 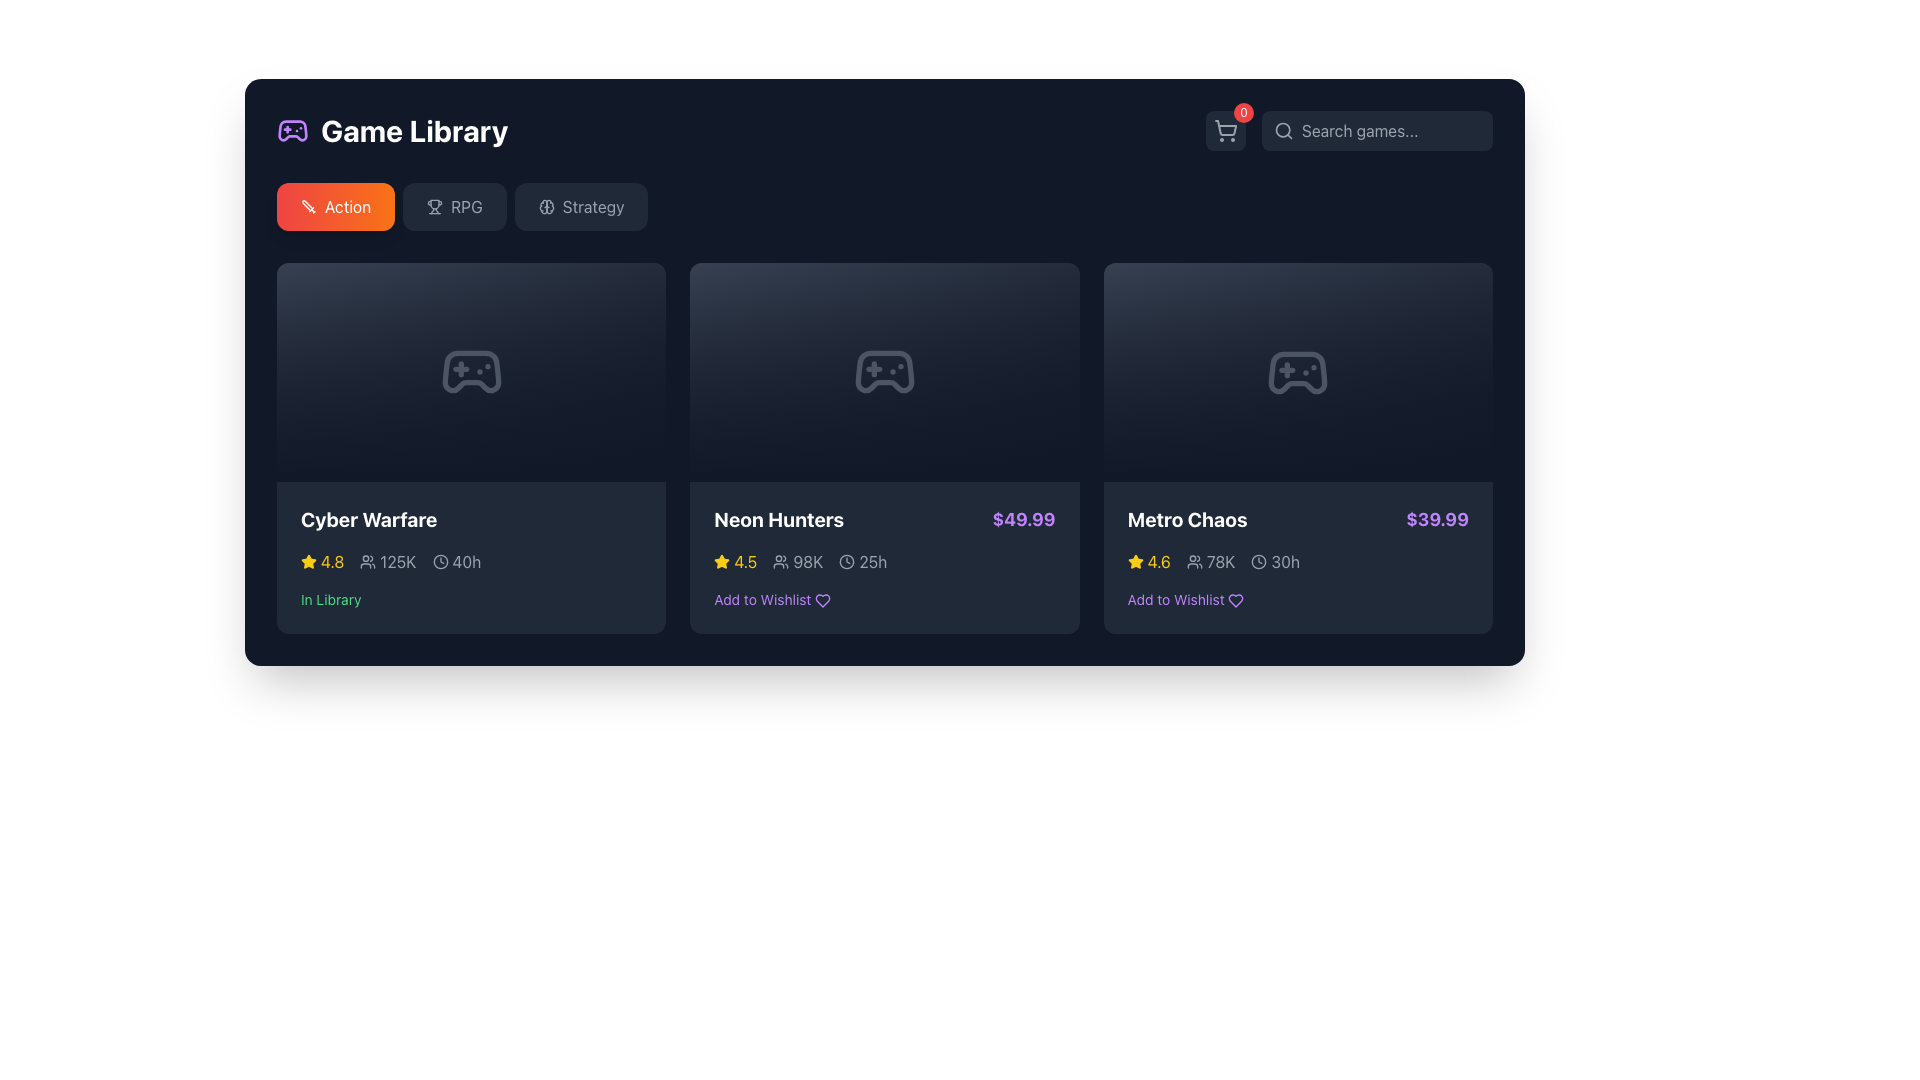 I want to click on the Text label displaying the user count, which is the second item in a list of three, located between the yellow star icon with a rating score of '4.8' and the clock icon with the text '40h', in the middle section of the interface below the title 'Cyber Warfare', so click(x=388, y=562).